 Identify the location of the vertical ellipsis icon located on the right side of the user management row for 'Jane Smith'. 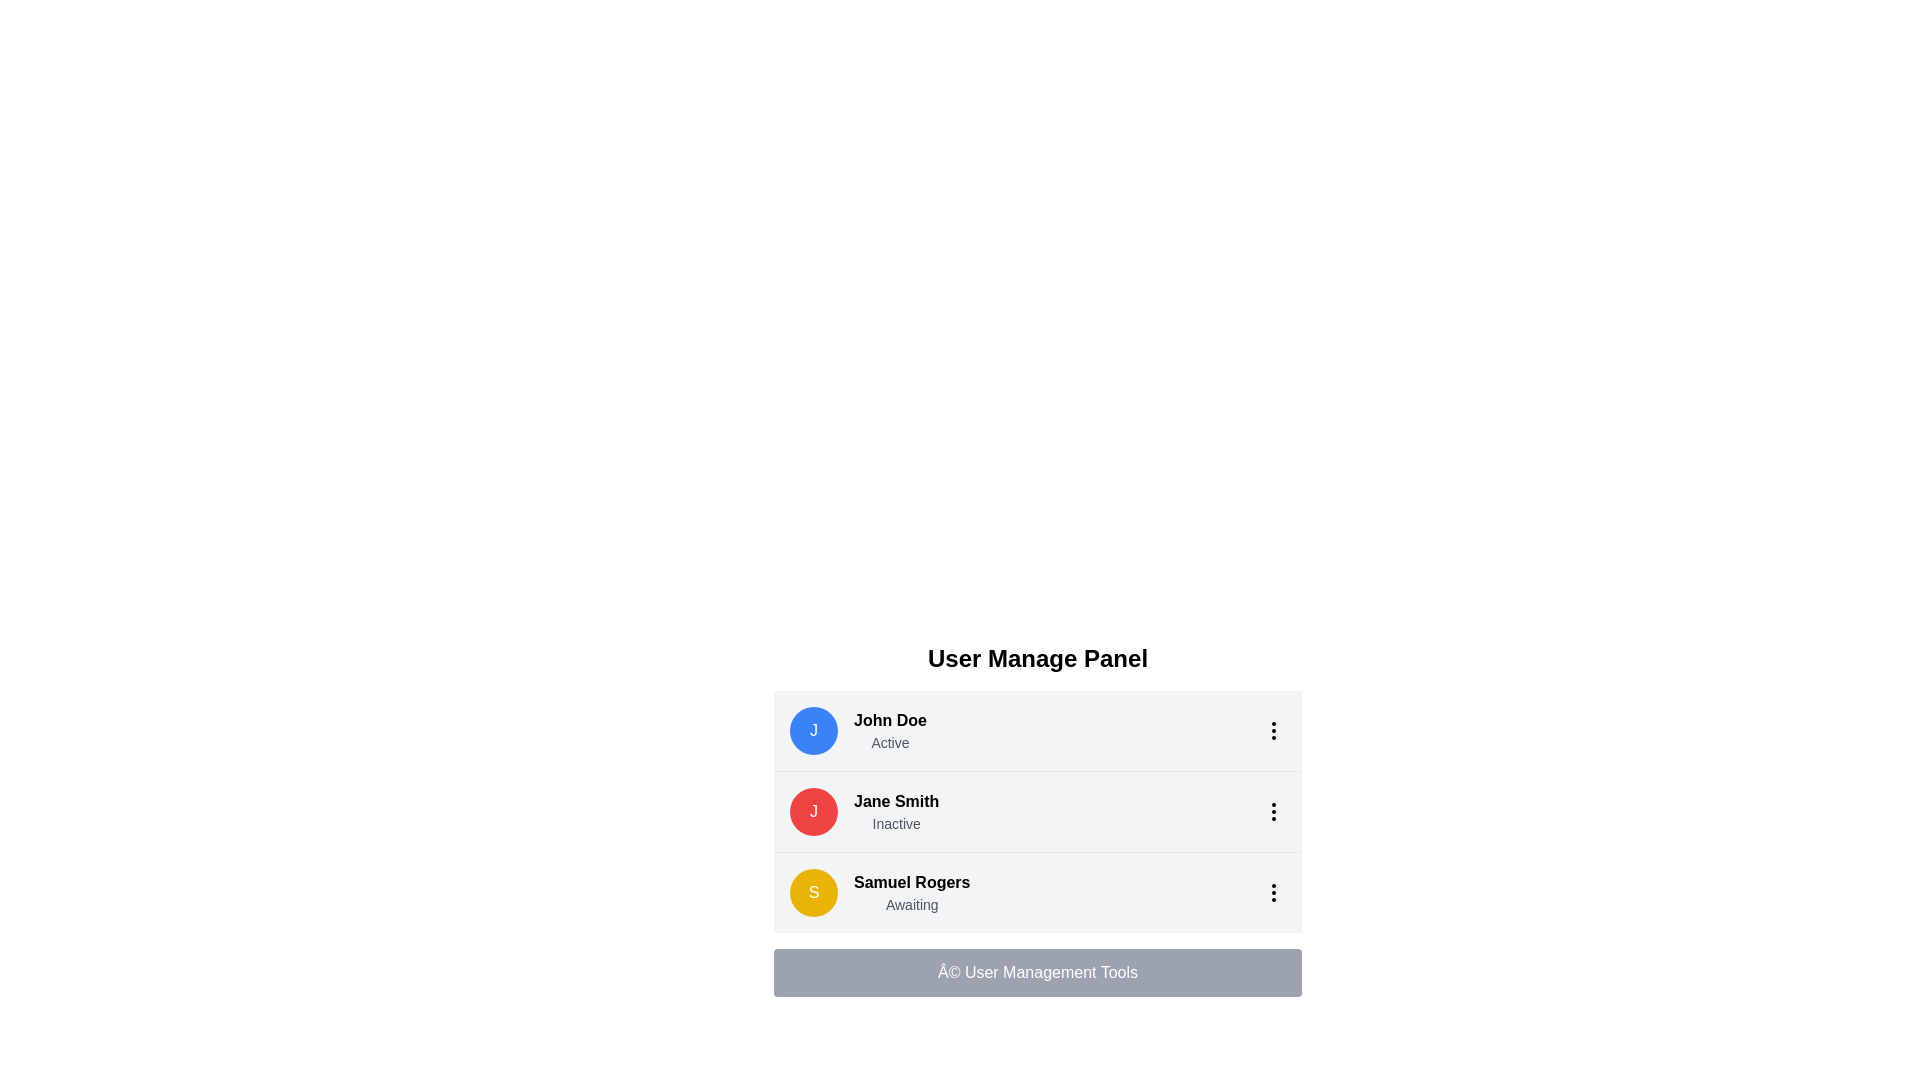
(1272, 812).